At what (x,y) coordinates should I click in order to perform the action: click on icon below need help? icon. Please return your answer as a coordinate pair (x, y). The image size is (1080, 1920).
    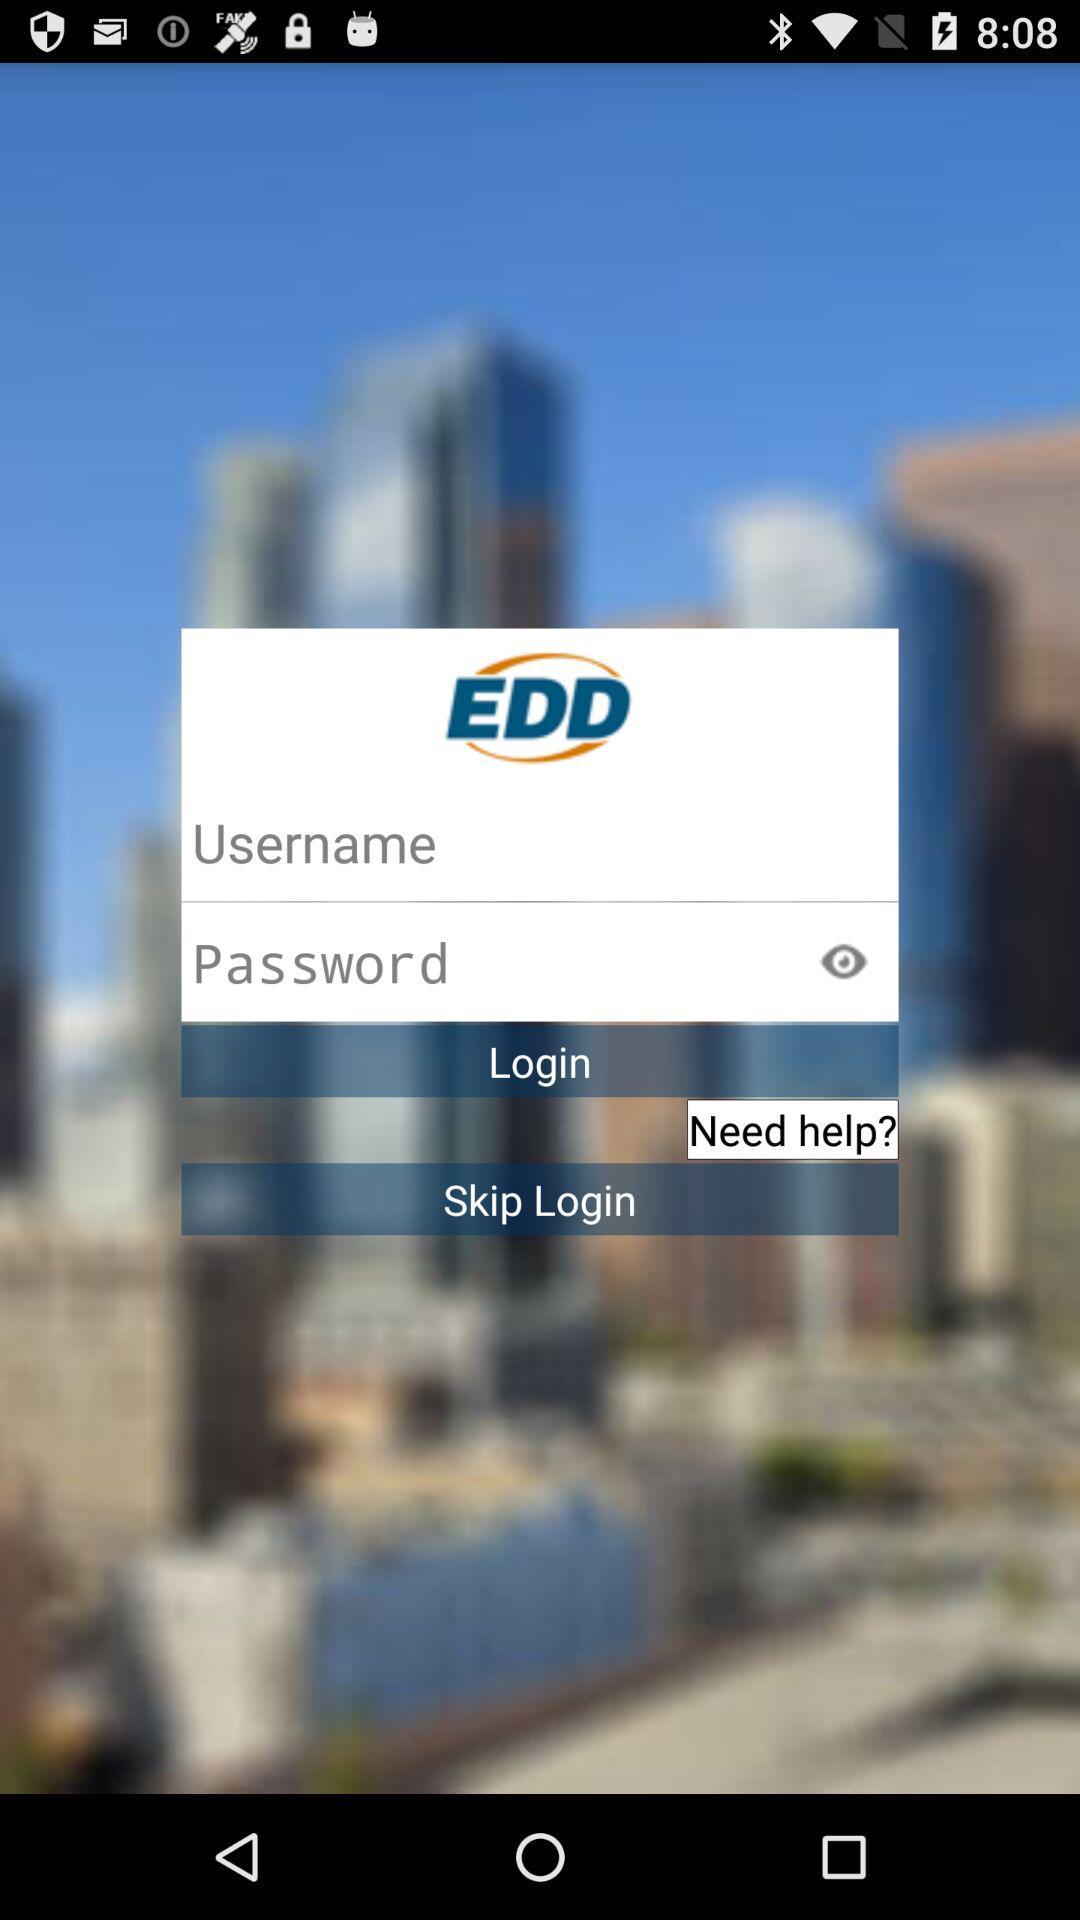
    Looking at the image, I should click on (540, 1199).